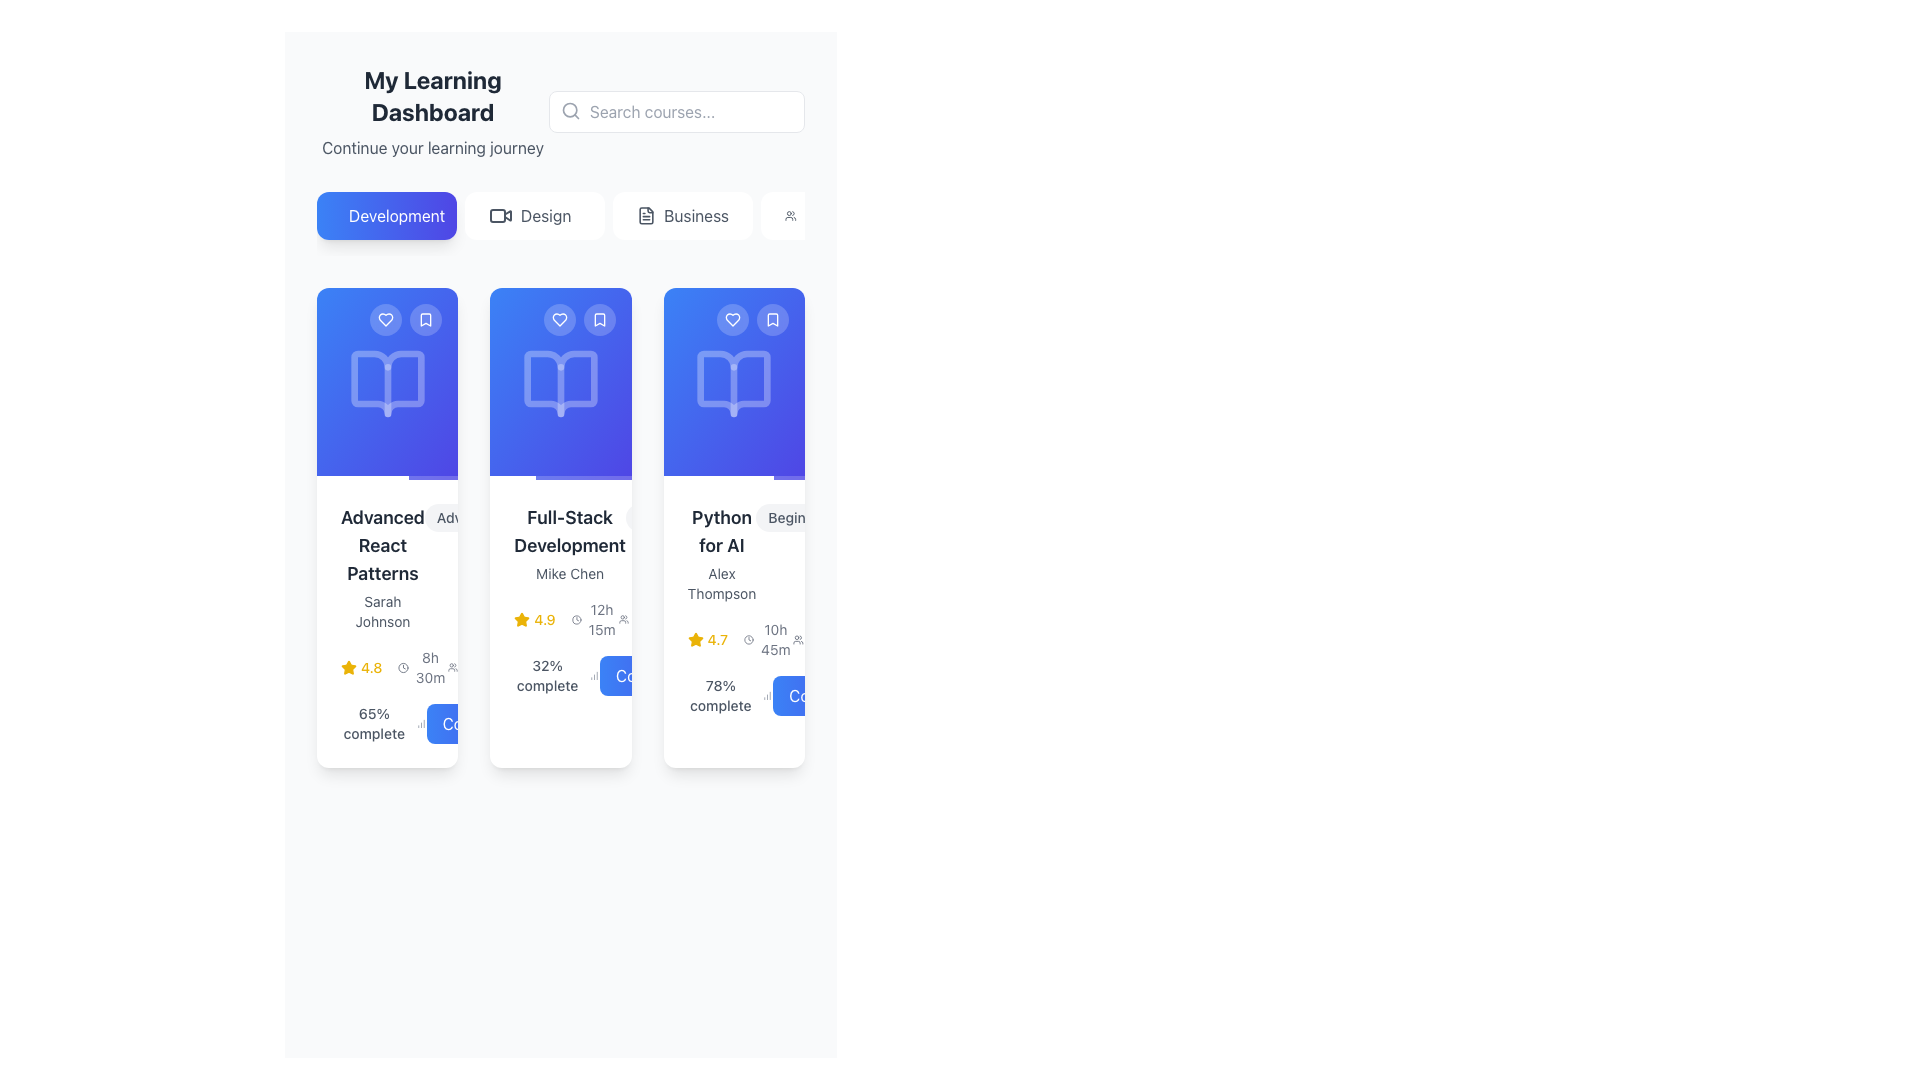 This screenshot has width=1920, height=1080. What do you see at coordinates (771, 319) in the screenshot?
I see `the bookmark icon located at the top-right corner of the 'Python for AI' card to bookmark the related course` at bounding box center [771, 319].